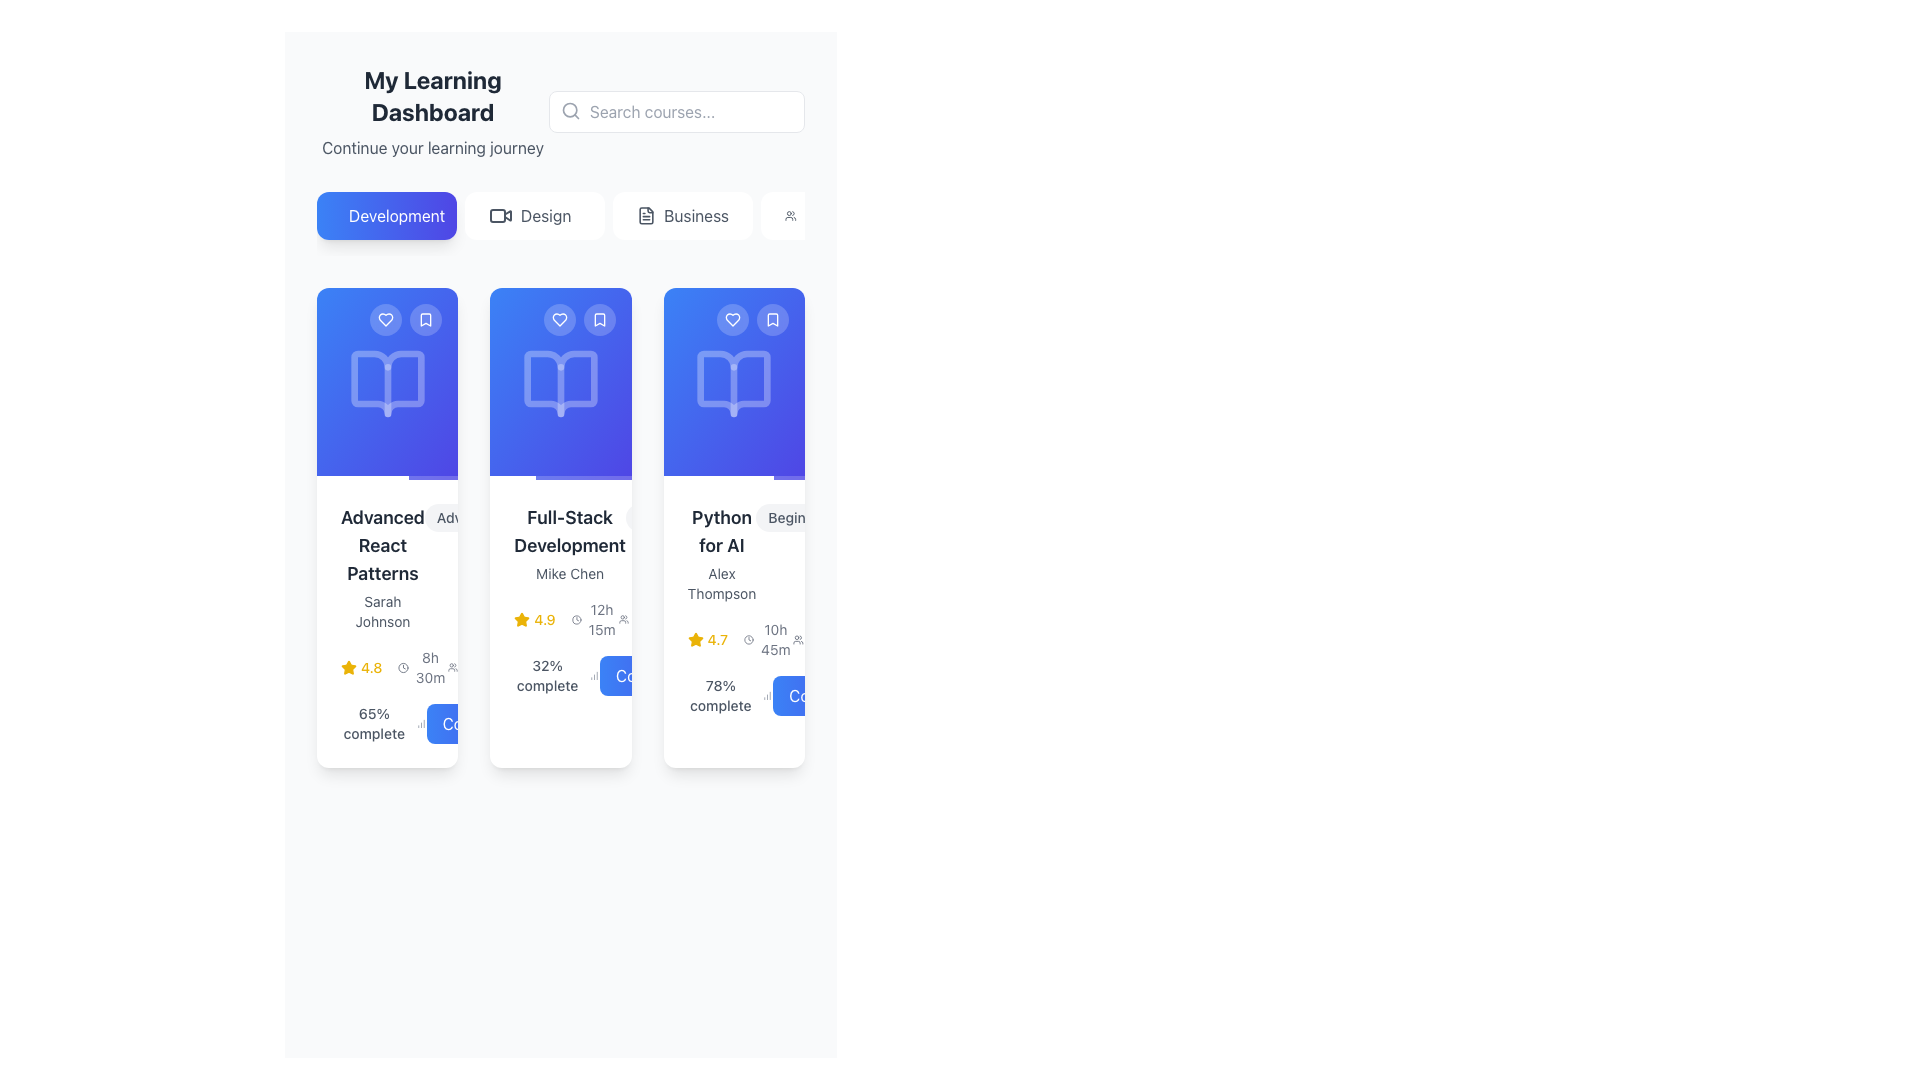 This screenshot has width=1920, height=1080. What do you see at coordinates (771, 319) in the screenshot?
I see `the bookmark icon located at the top-right corner of the 'Python for AI' card to bookmark the related course` at bounding box center [771, 319].